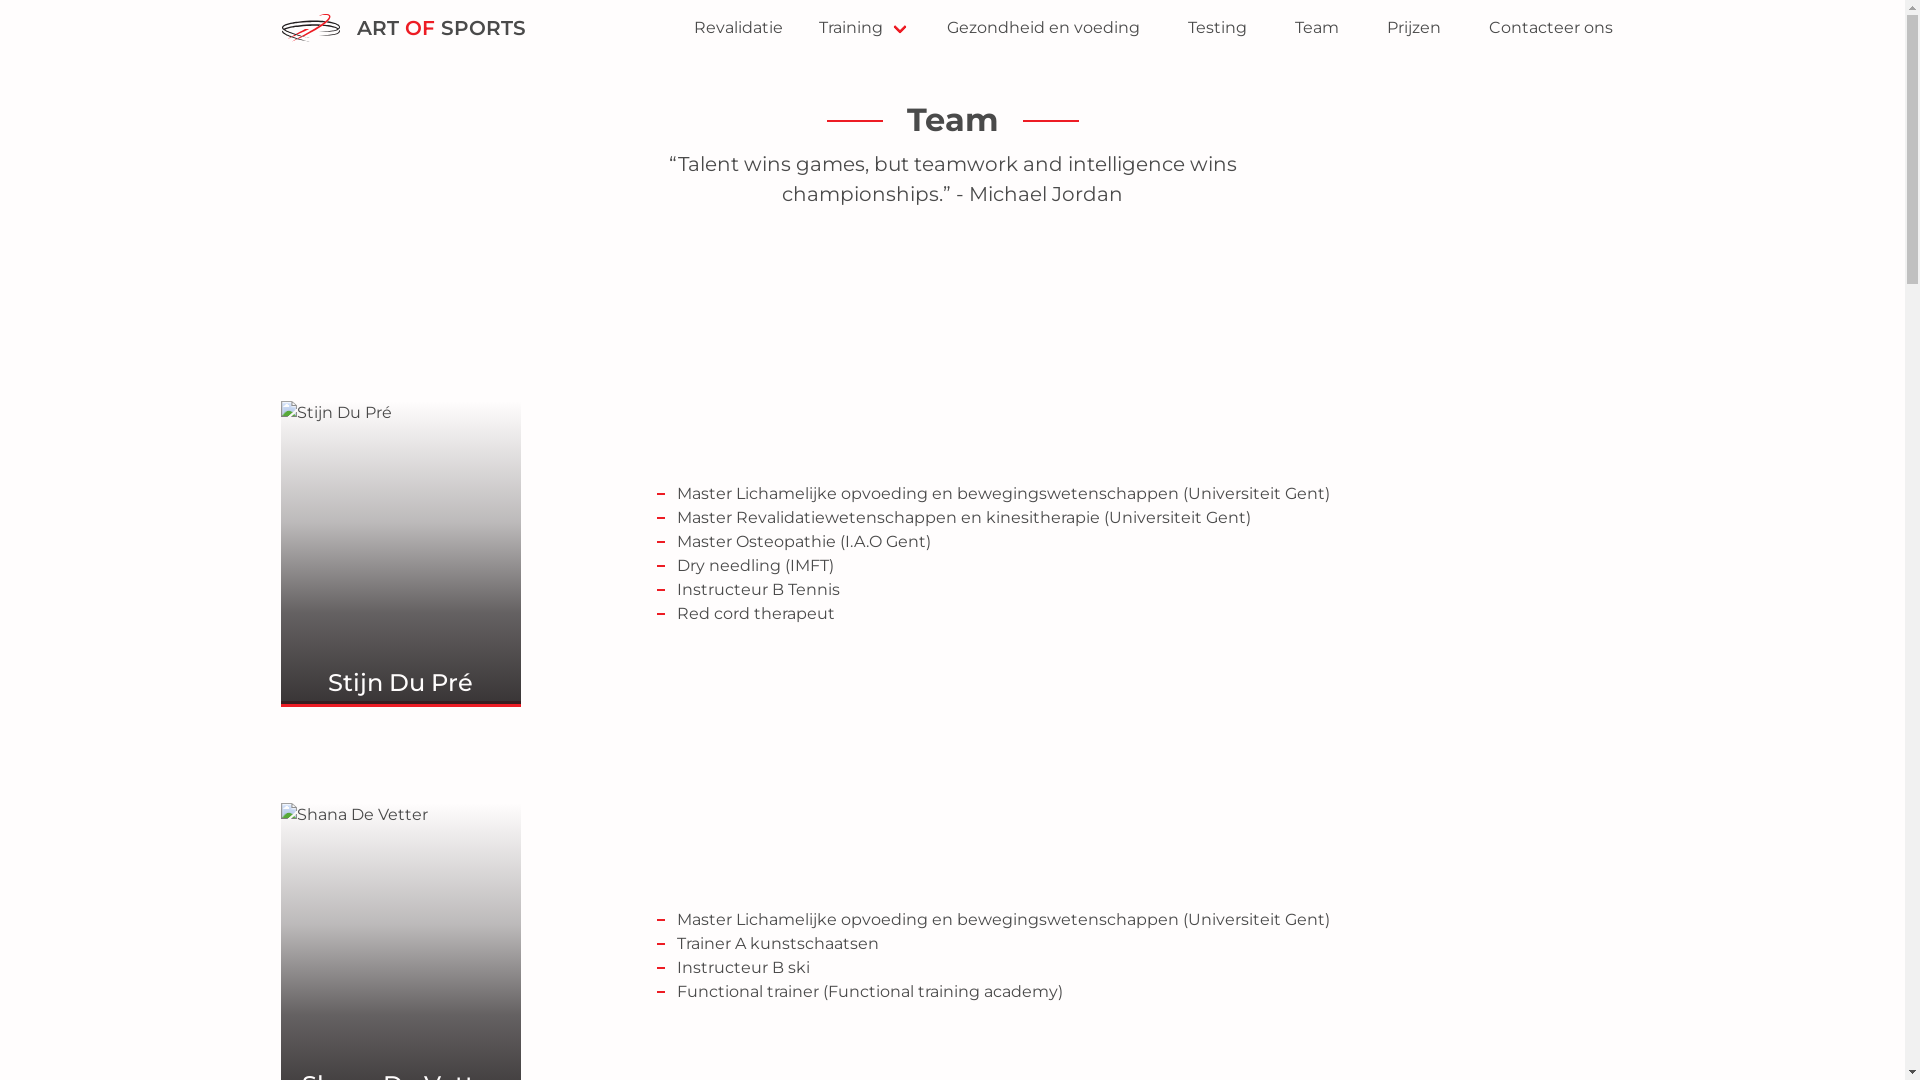 The image size is (1920, 1080). I want to click on 'Testing', so click(1216, 27).